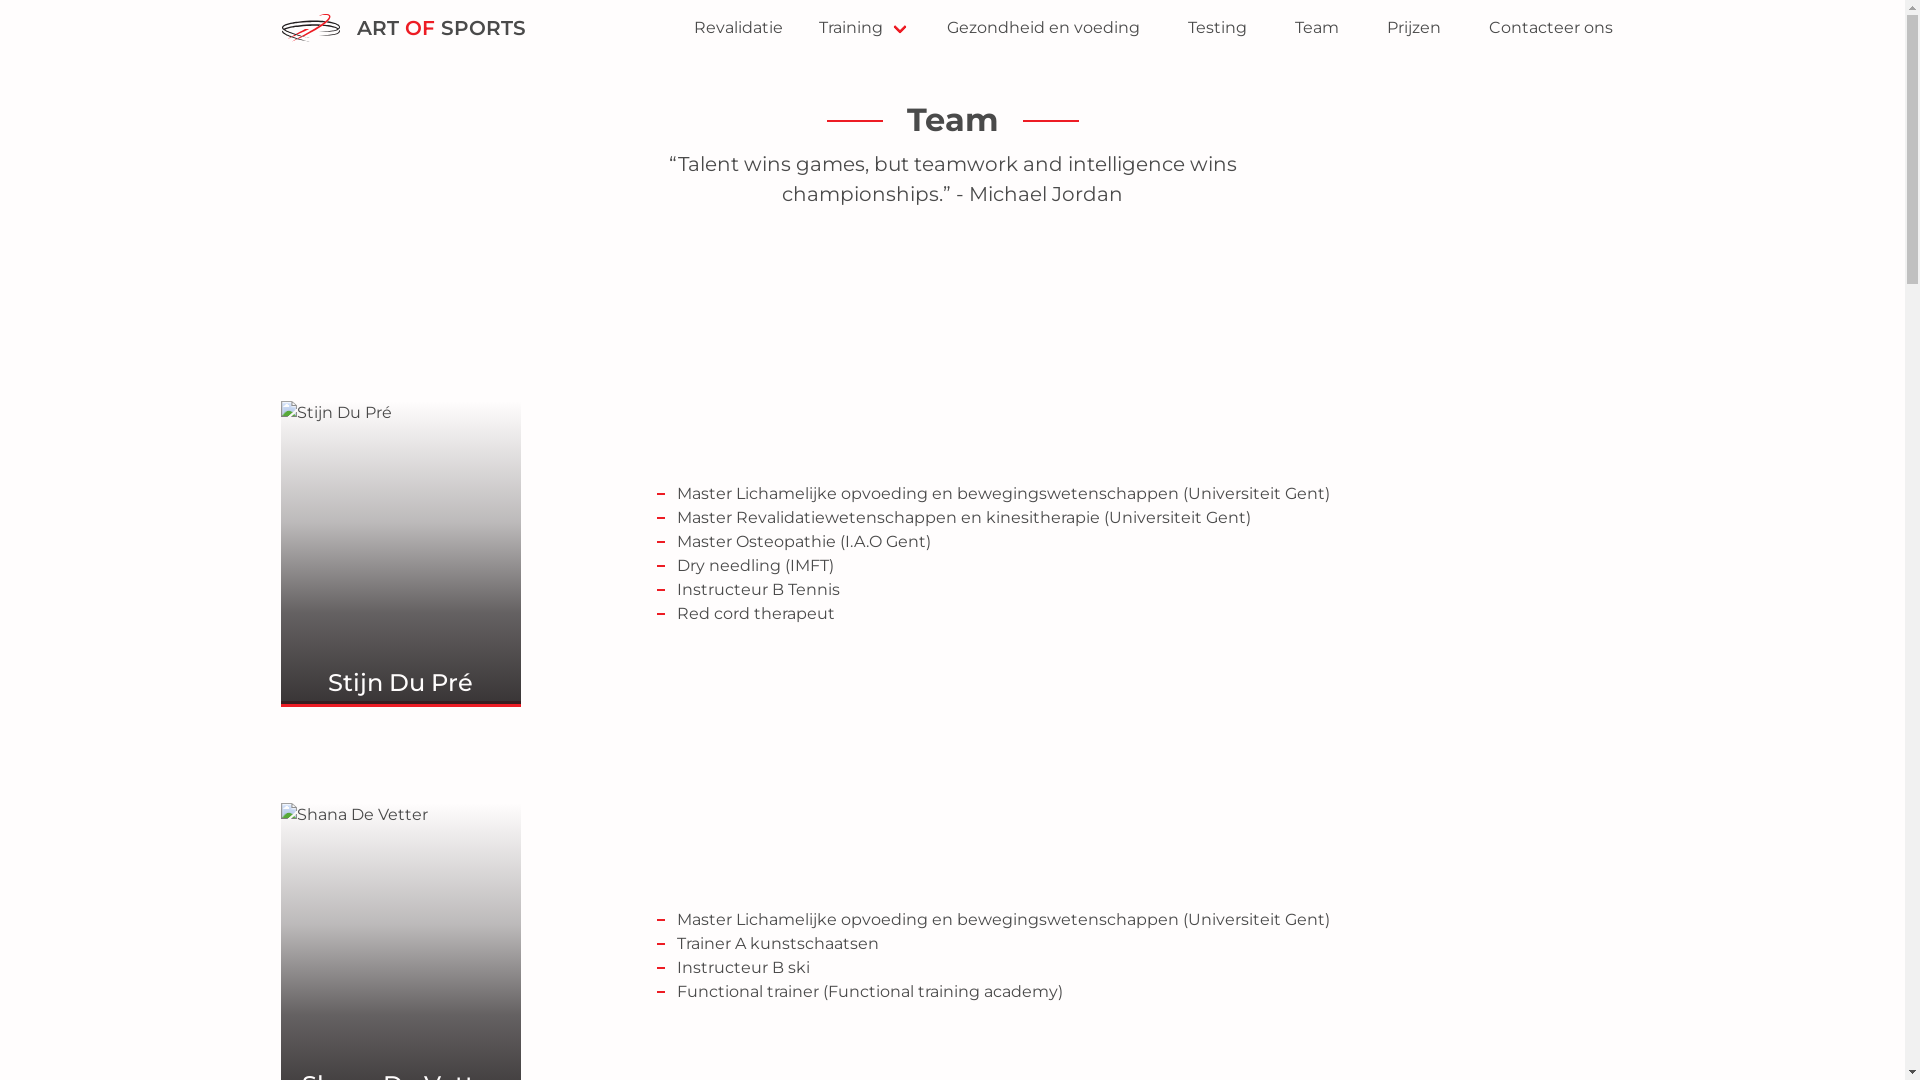 The image size is (1920, 1080). I want to click on 'Testing', so click(1216, 27).